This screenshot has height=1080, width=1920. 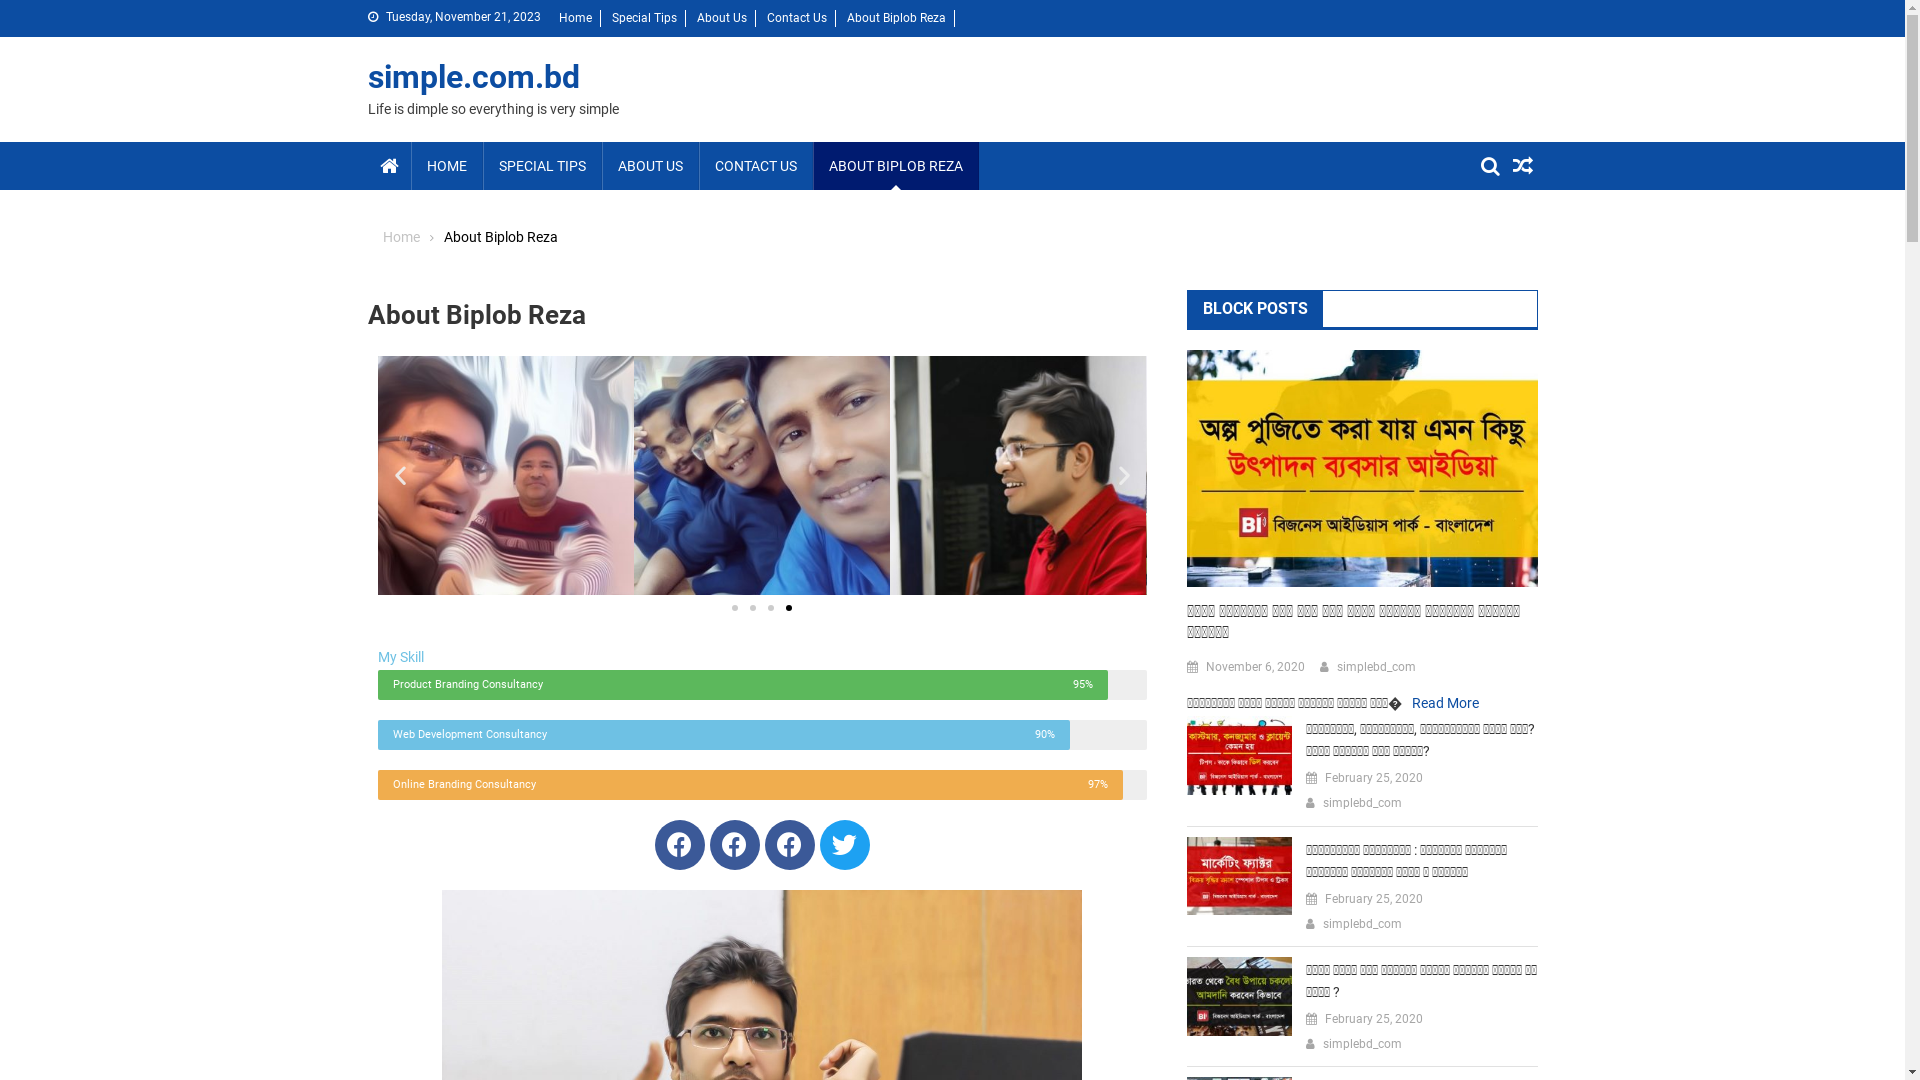 What do you see at coordinates (1361, 925) in the screenshot?
I see `'simplebd_com'` at bounding box center [1361, 925].